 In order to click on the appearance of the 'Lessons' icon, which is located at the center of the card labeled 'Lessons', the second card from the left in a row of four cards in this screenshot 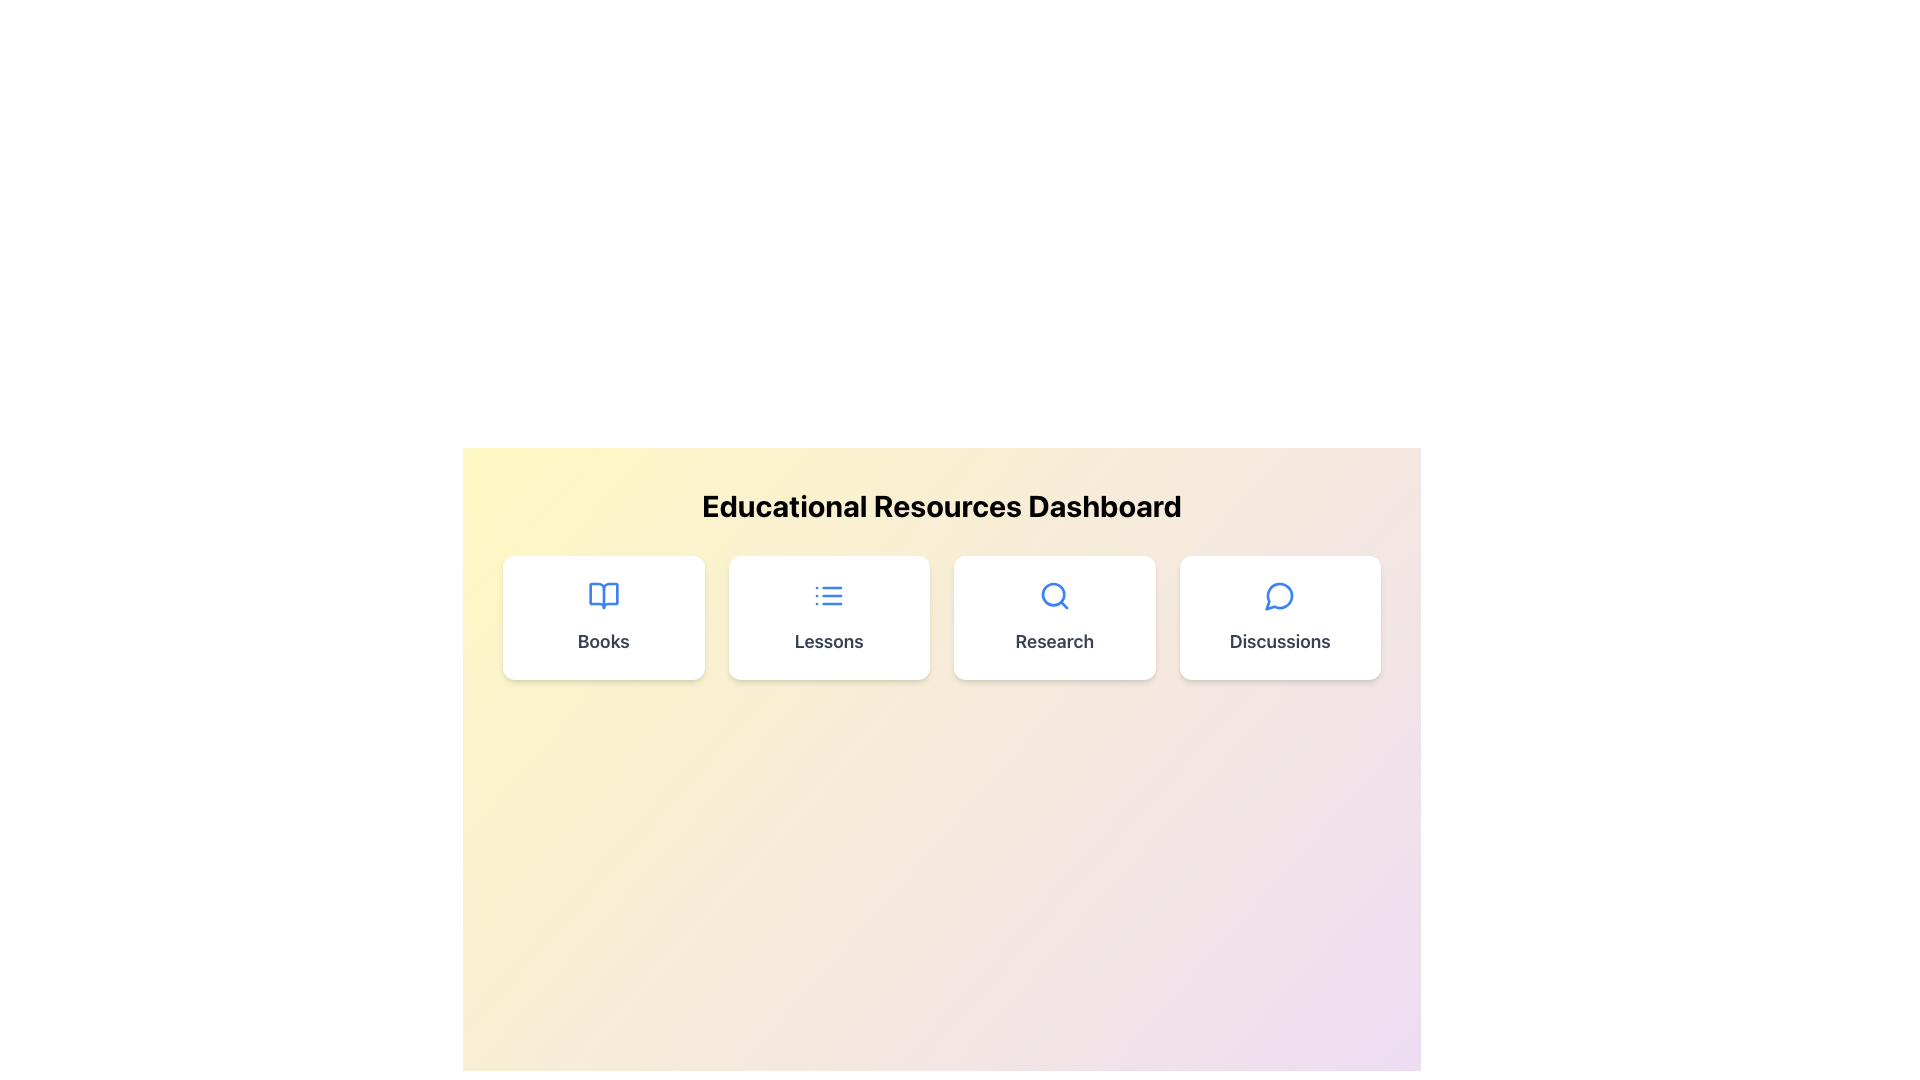, I will do `click(829, 595)`.